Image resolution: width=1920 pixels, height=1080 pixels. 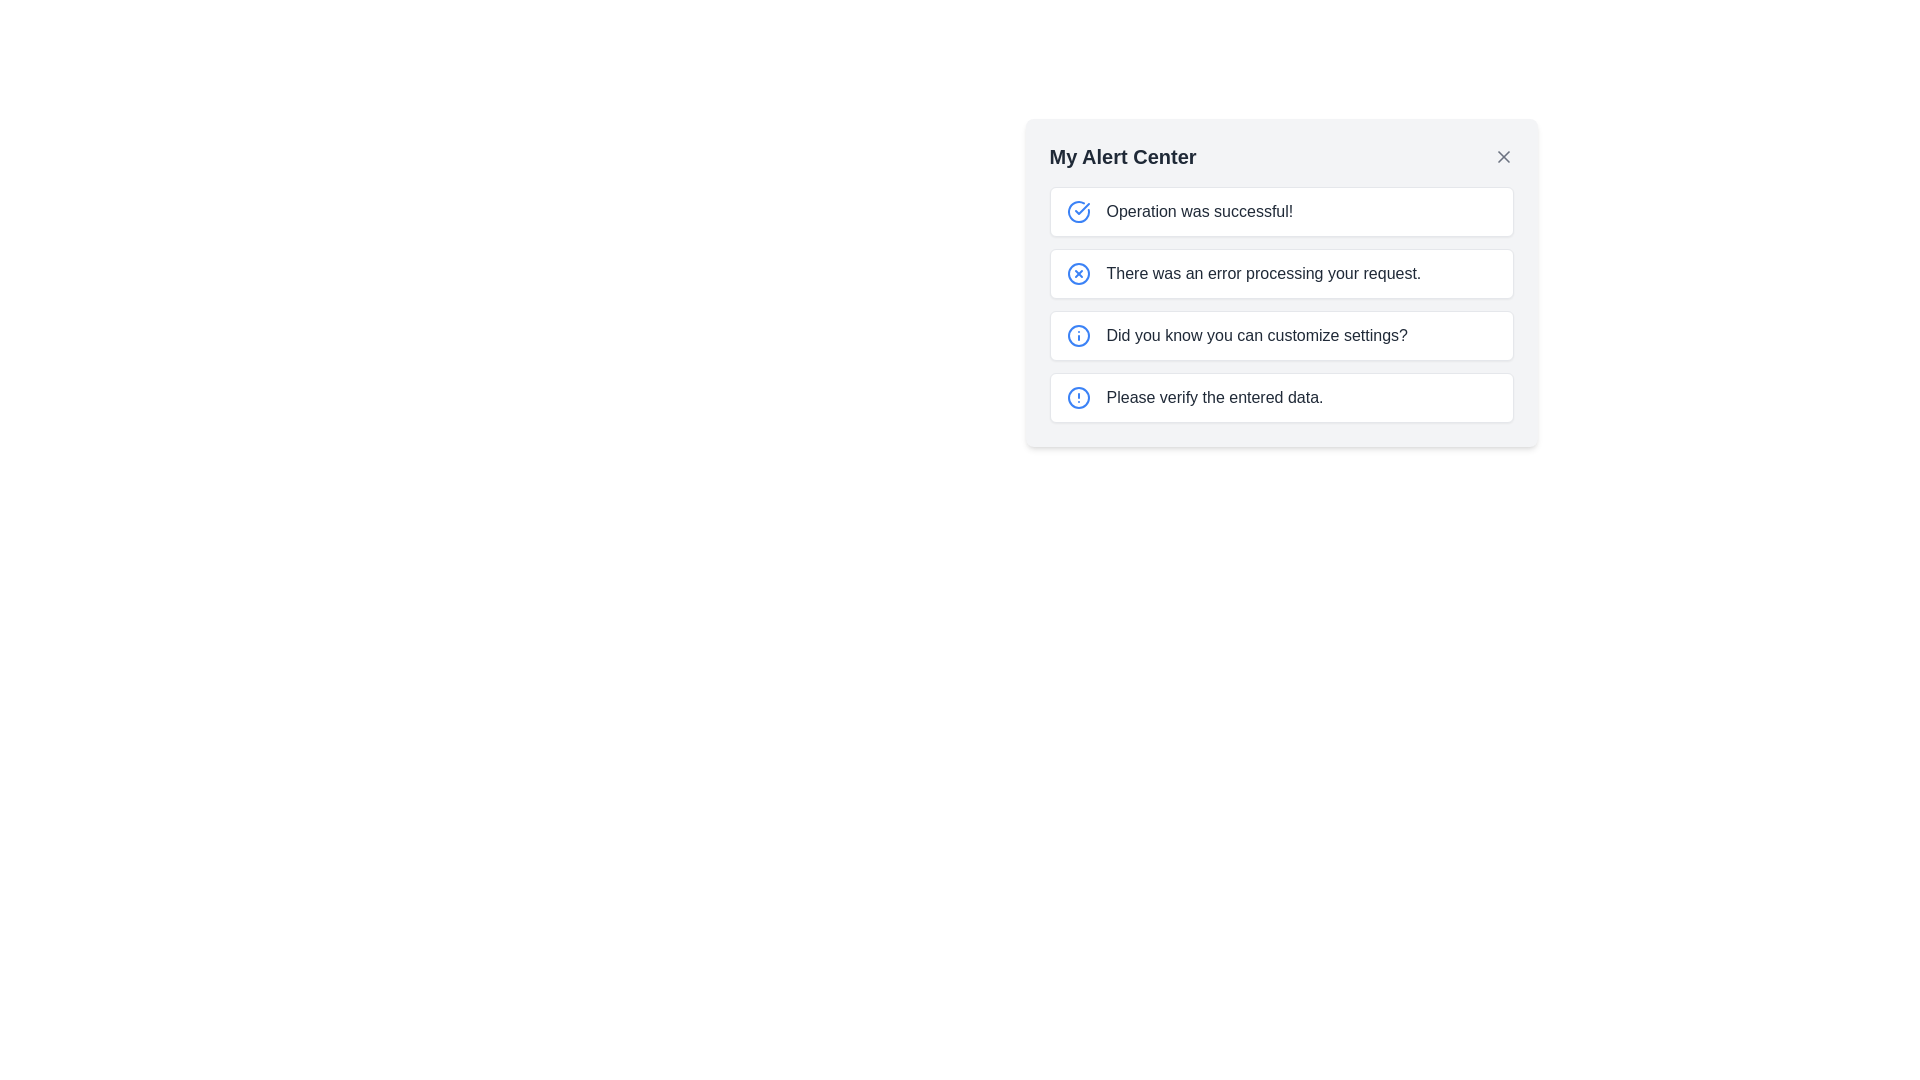 I want to click on the circular icon with a blue outline and checkmark, located to the left of the text 'Operation was successful!' in the alert box, so click(x=1077, y=212).